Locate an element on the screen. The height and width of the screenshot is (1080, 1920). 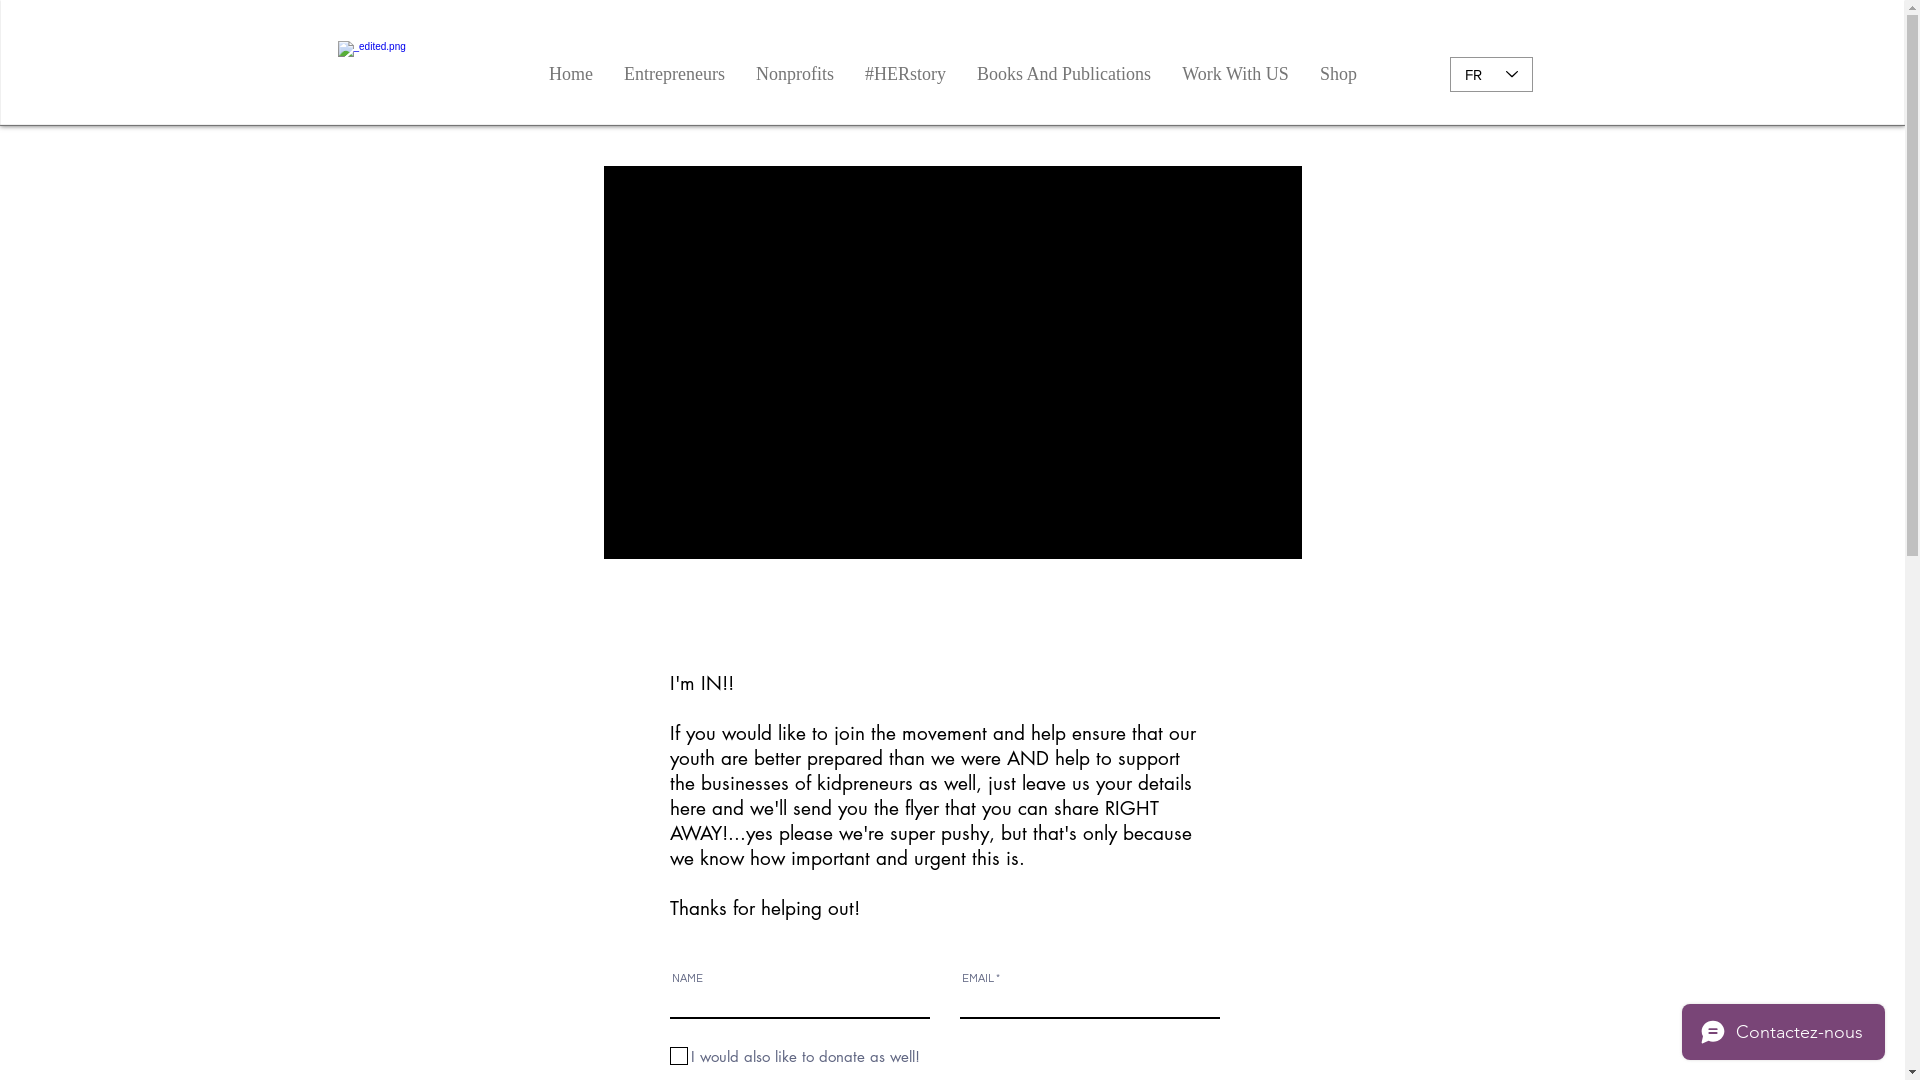
'Shop' is located at coordinates (1338, 73).